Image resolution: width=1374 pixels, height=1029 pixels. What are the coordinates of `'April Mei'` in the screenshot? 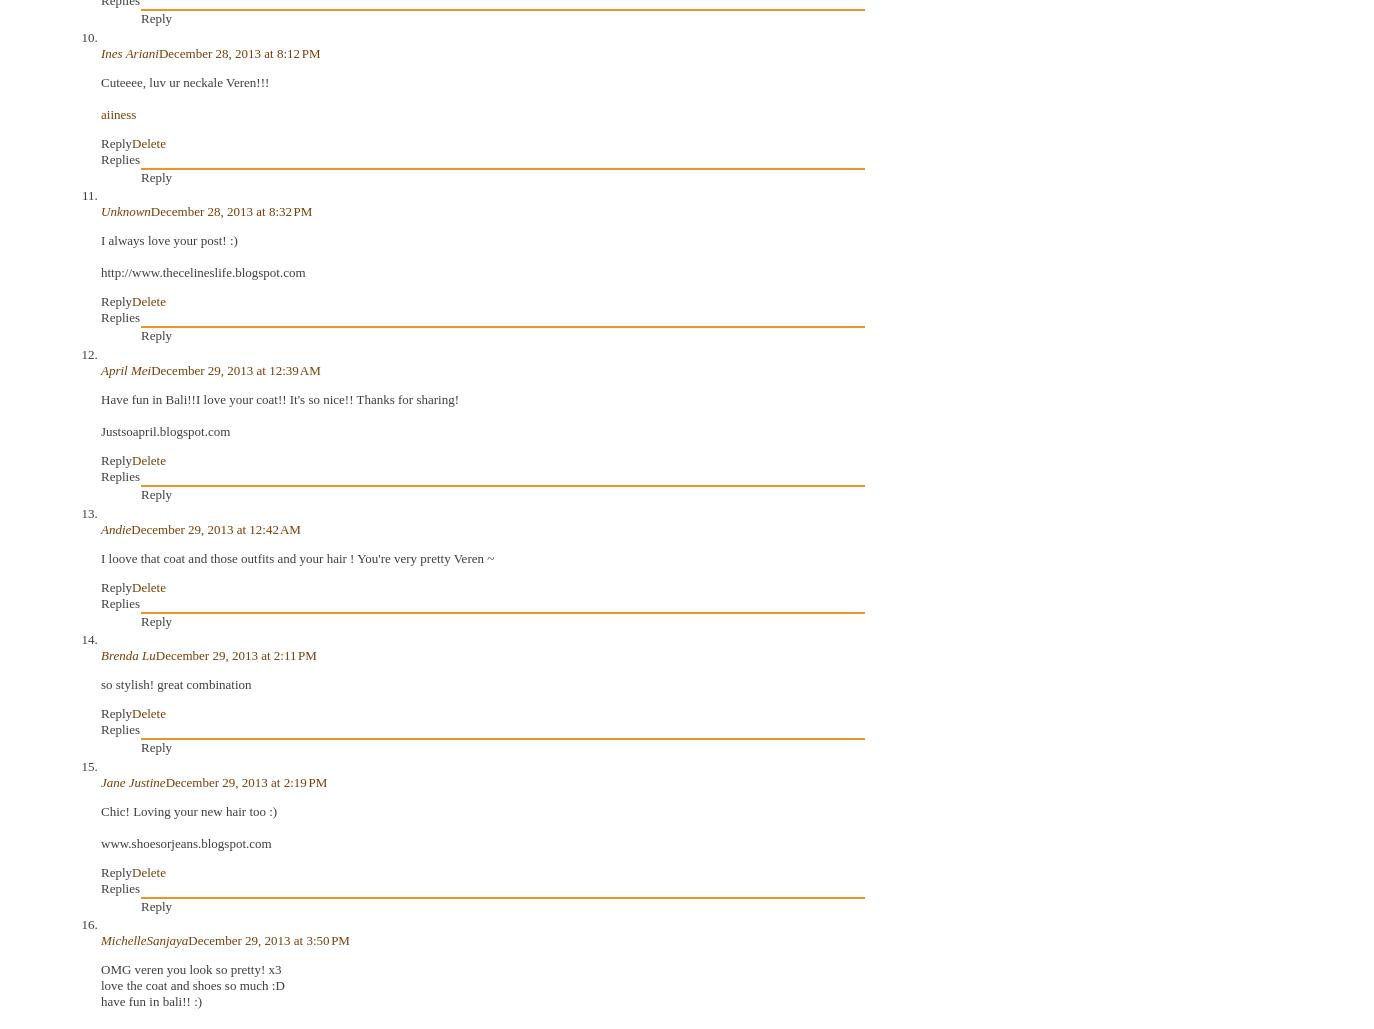 It's located at (124, 369).